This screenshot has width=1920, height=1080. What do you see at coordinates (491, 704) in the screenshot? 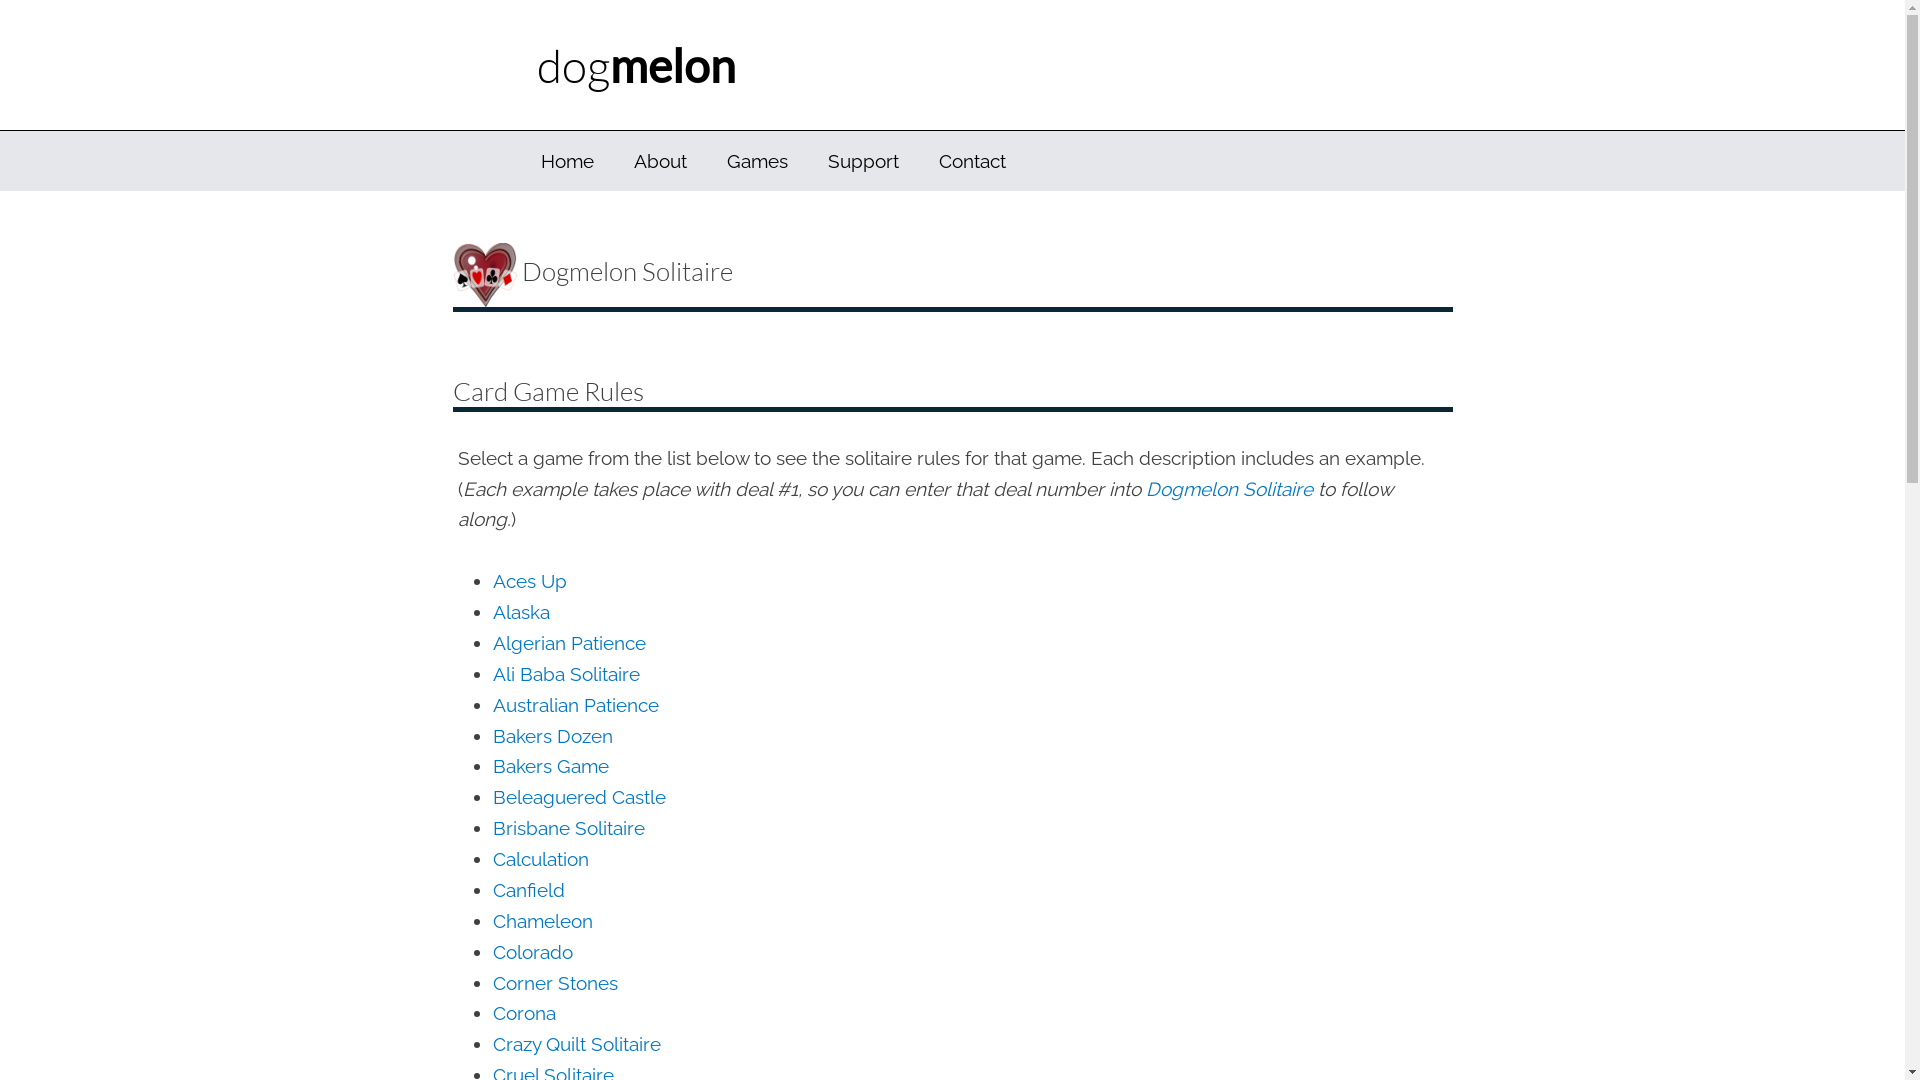
I see `'Australian Patience'` at bounding box center [491, 704].